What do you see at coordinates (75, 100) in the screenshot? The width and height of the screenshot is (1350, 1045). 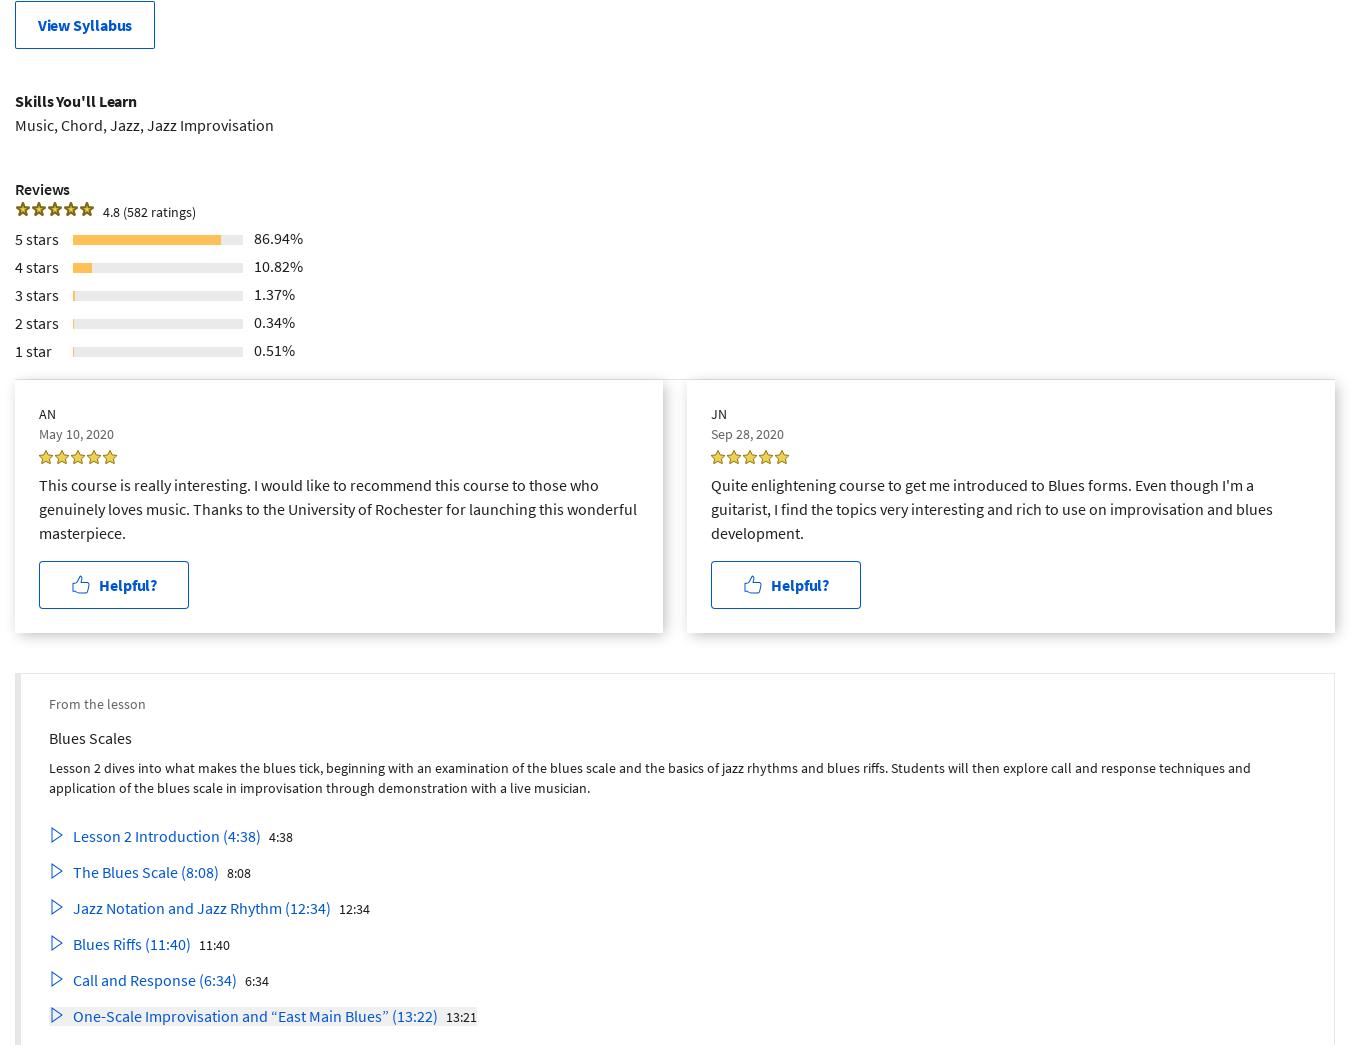 I see `'Skills You'll Learn'` at bounding box center [75, 100].